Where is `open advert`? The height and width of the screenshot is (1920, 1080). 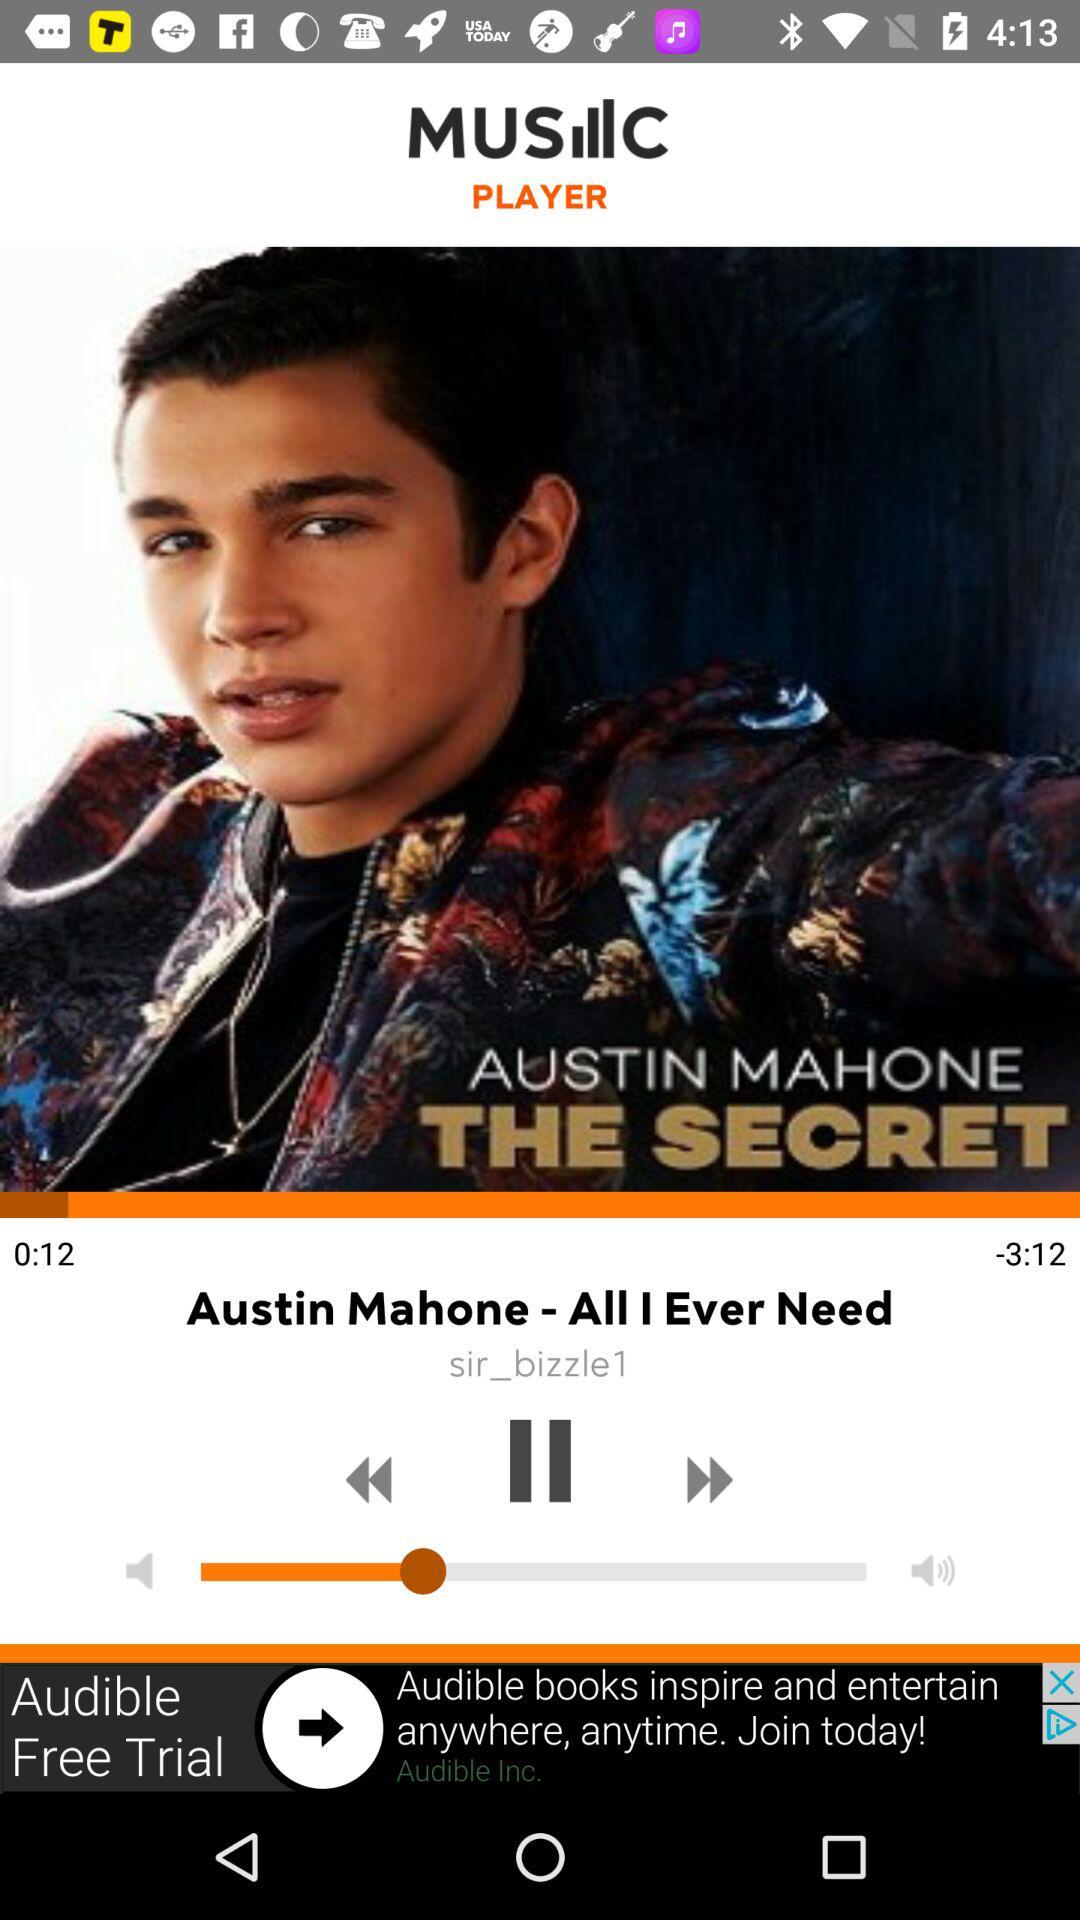
open advert is located at coordinates (540, 1727).